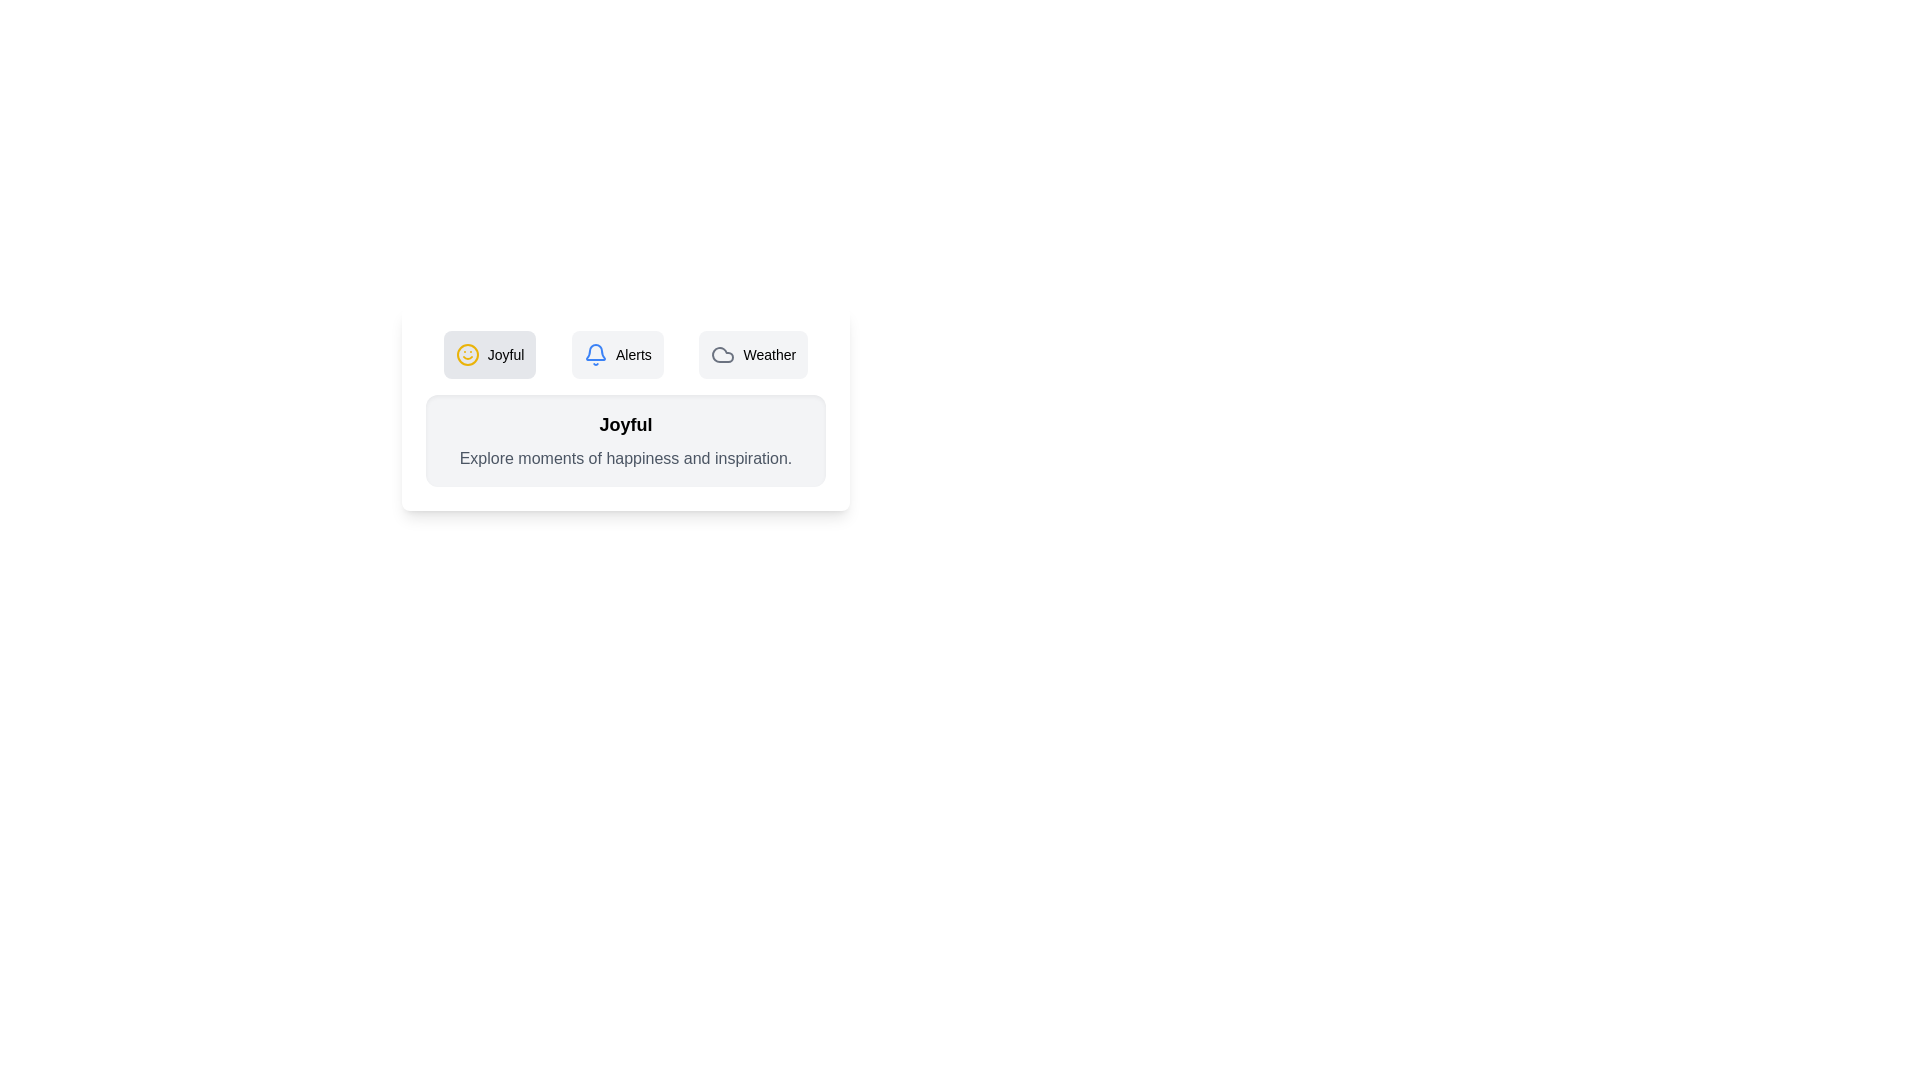  I want to click on the Joyful tab to switch to its content view, so click(489, 353).